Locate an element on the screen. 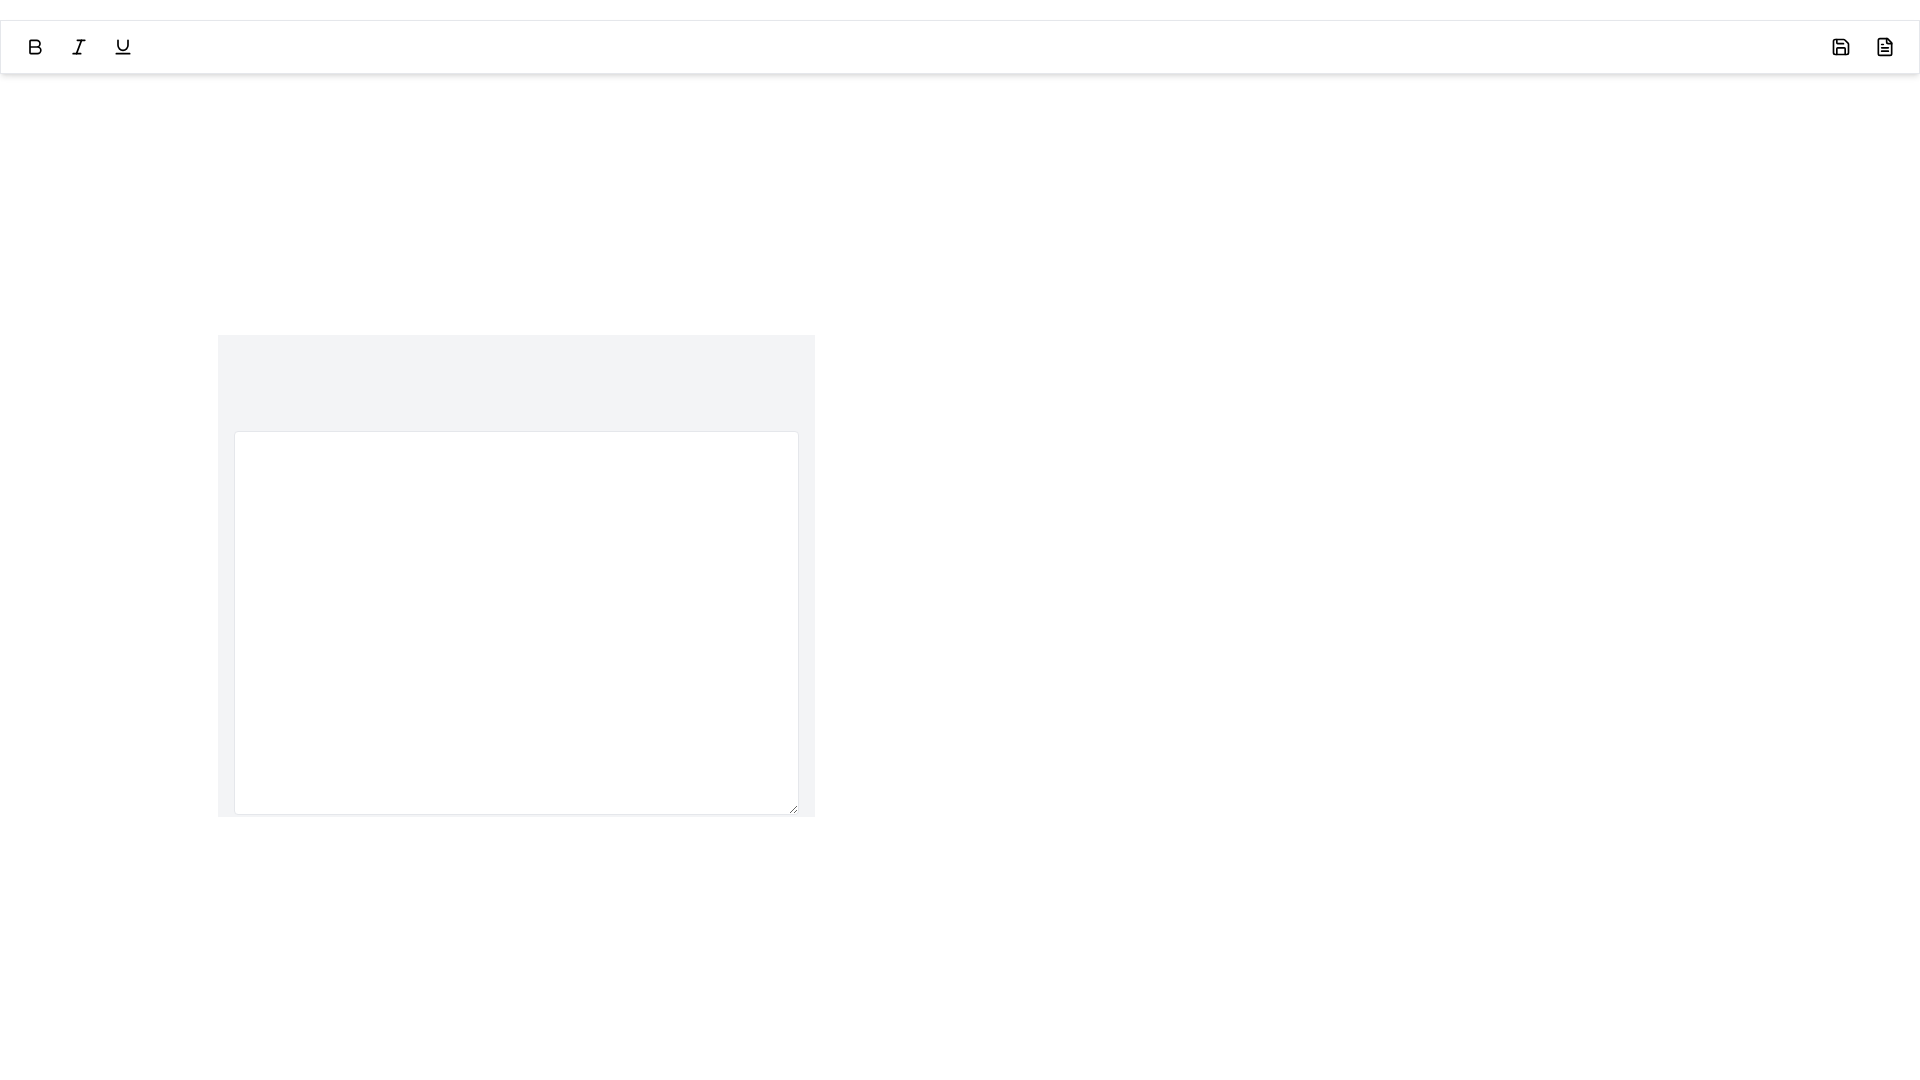 This screenshot has height=1080, width=1920. the italicized 'I' icon button, which is the second icon from the left in the formatting controls toolbar is located at coordinates (78, 45).